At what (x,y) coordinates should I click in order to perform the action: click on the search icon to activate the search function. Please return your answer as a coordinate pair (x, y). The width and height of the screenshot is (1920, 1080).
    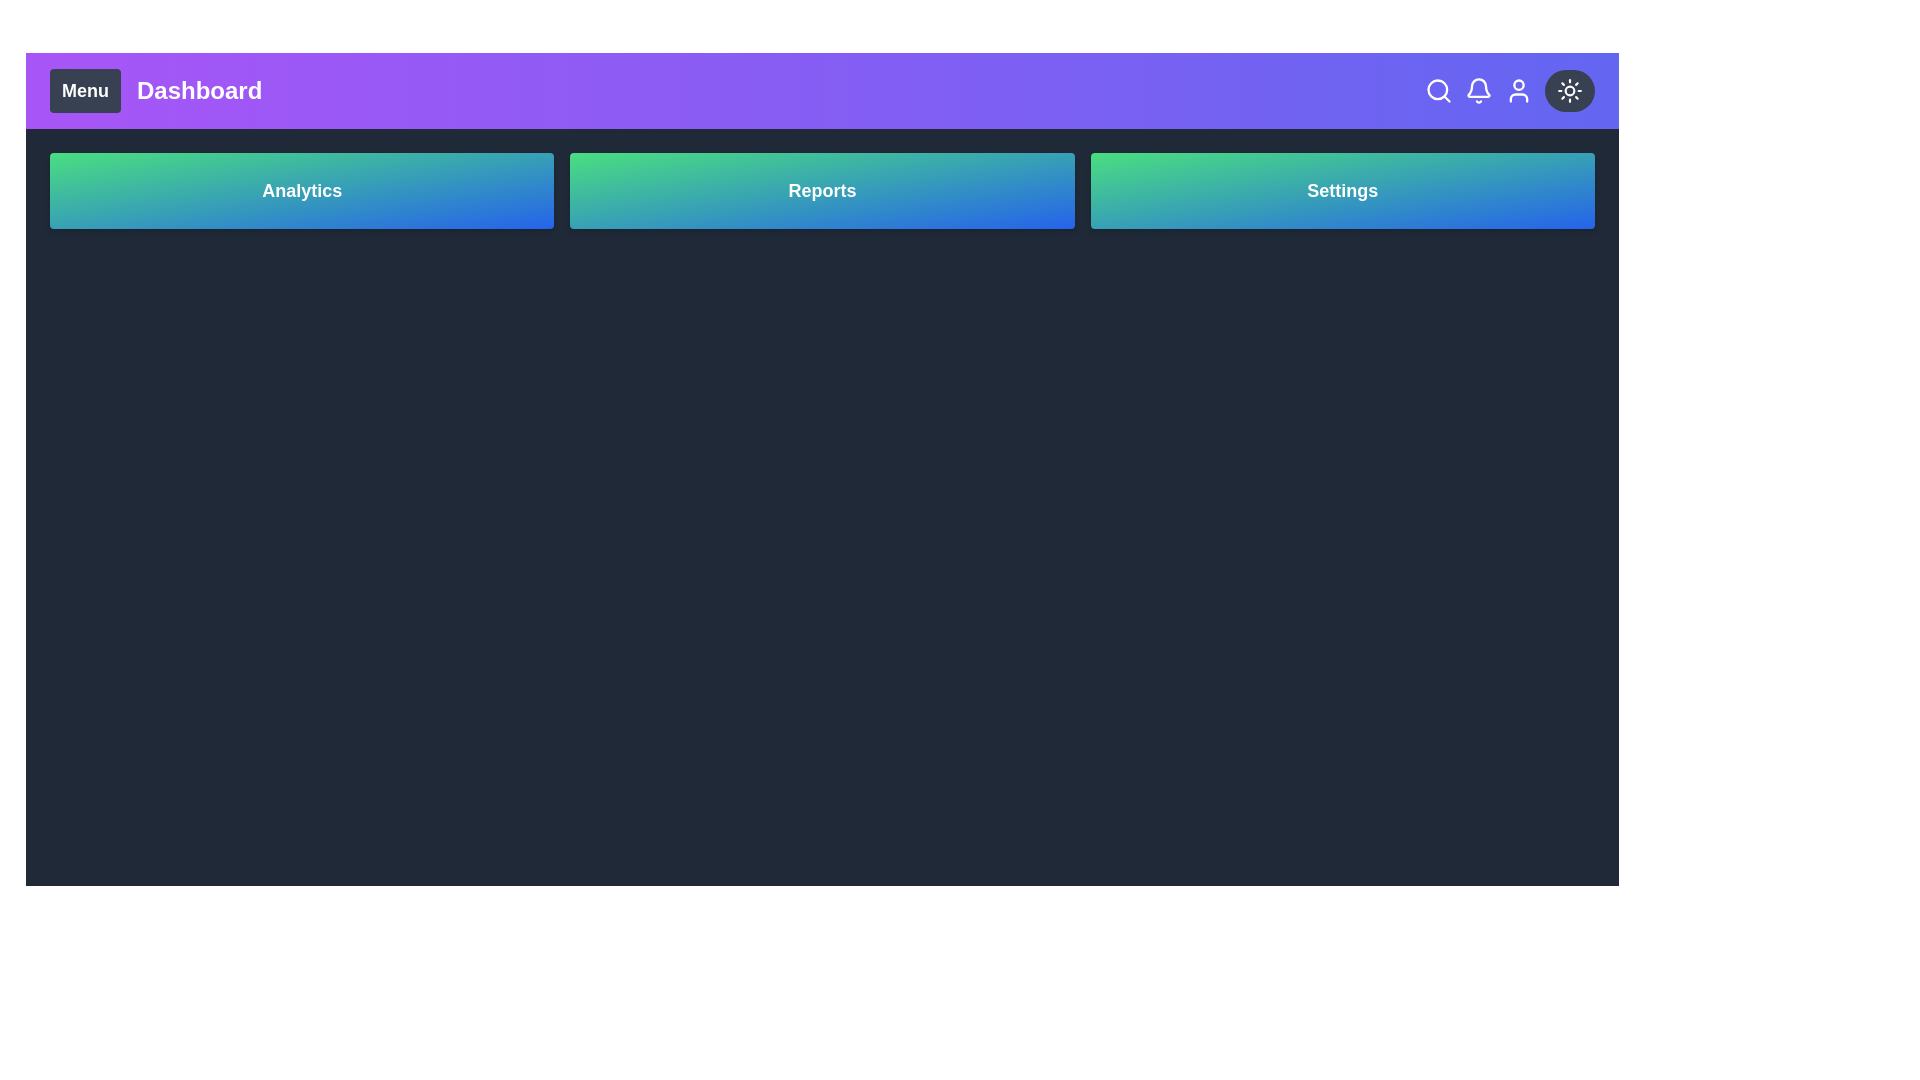
    Looking at the image, I should click on (1438, 91).